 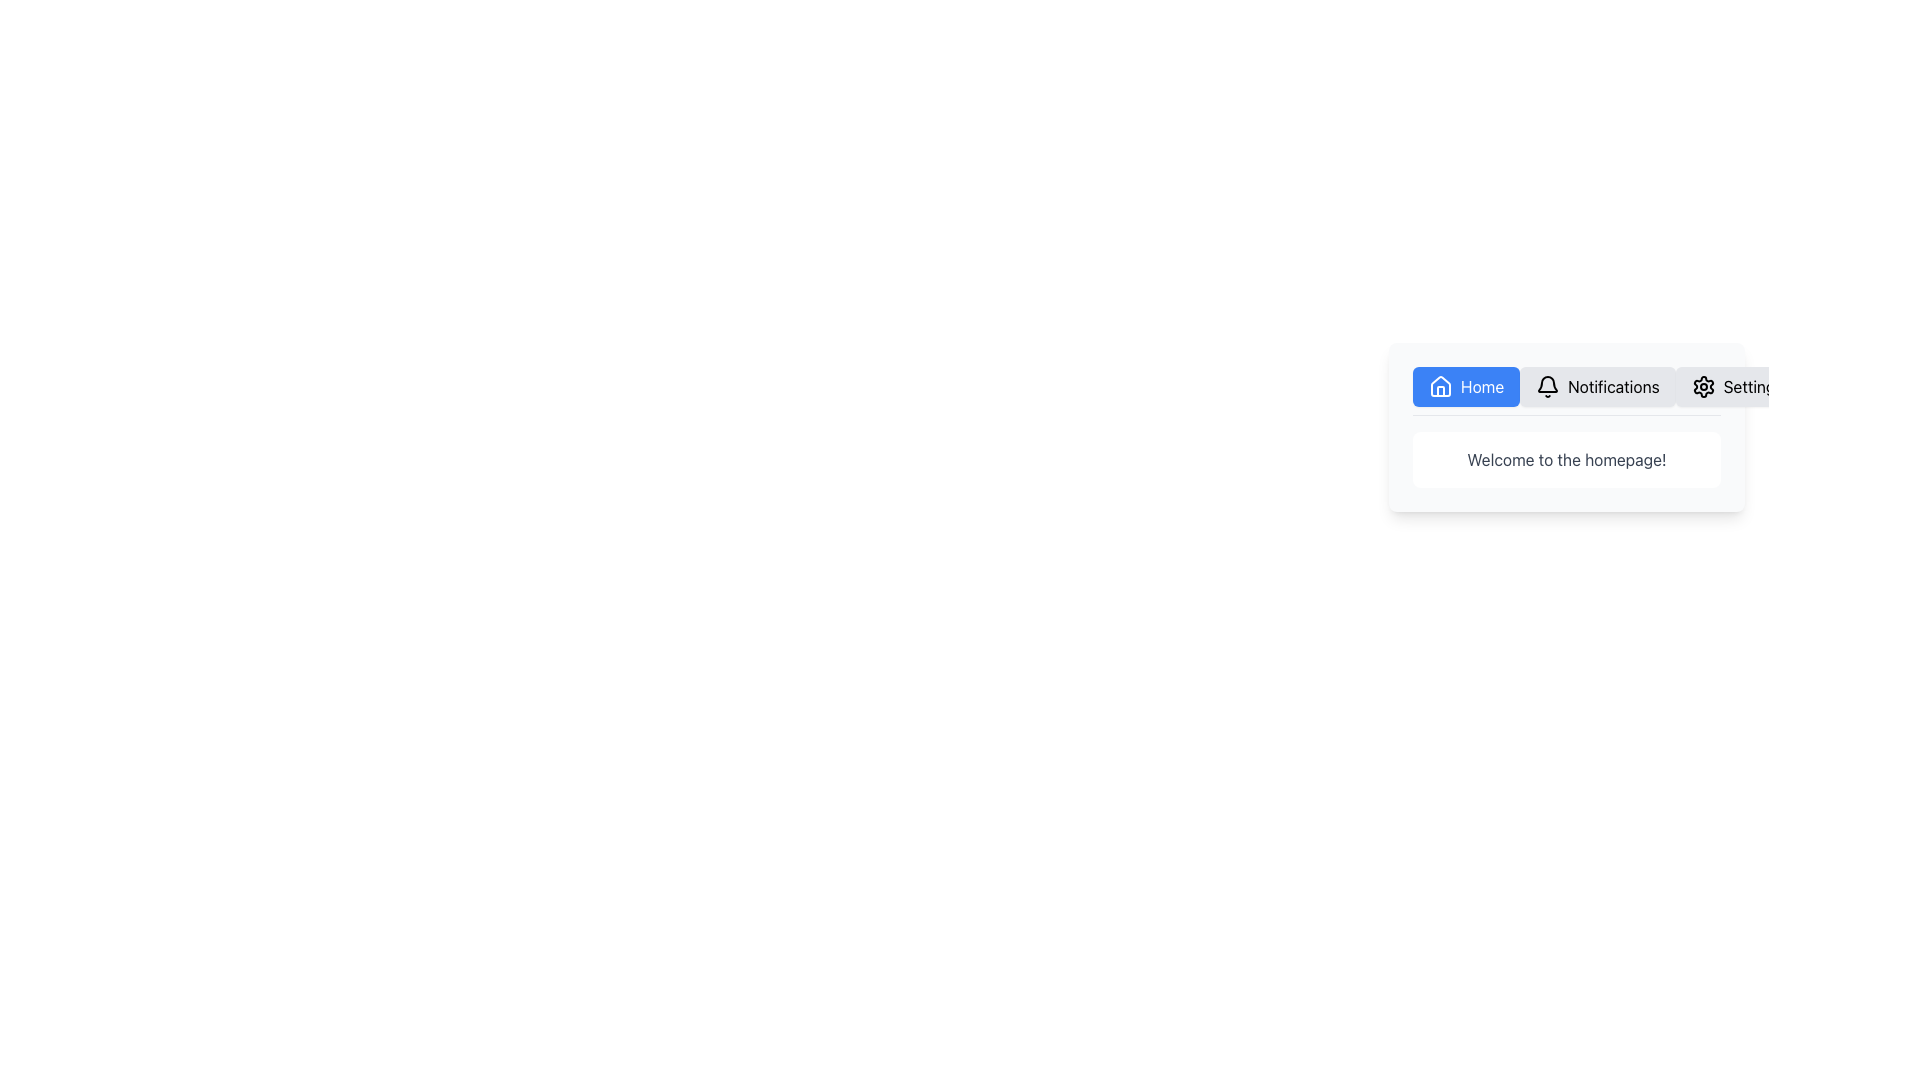 I want to click on the circular settings icon with a gear-like appearance located in the top-right navigation bar, so click(x=1702, y=386).